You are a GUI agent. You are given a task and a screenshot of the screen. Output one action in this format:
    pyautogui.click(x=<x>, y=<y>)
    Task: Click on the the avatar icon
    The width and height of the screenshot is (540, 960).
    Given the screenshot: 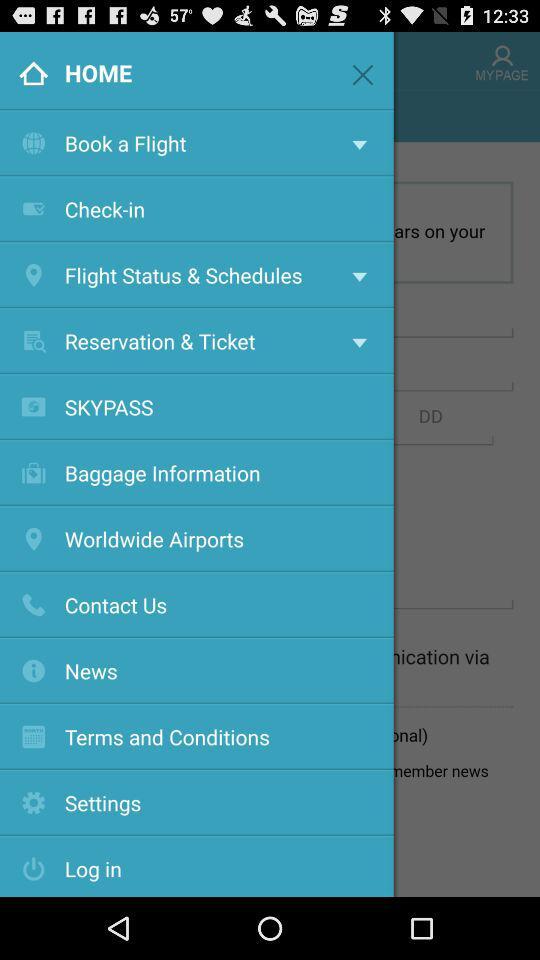 What is the action you would take?
    pyautogui.click(x=501, y=64)
    